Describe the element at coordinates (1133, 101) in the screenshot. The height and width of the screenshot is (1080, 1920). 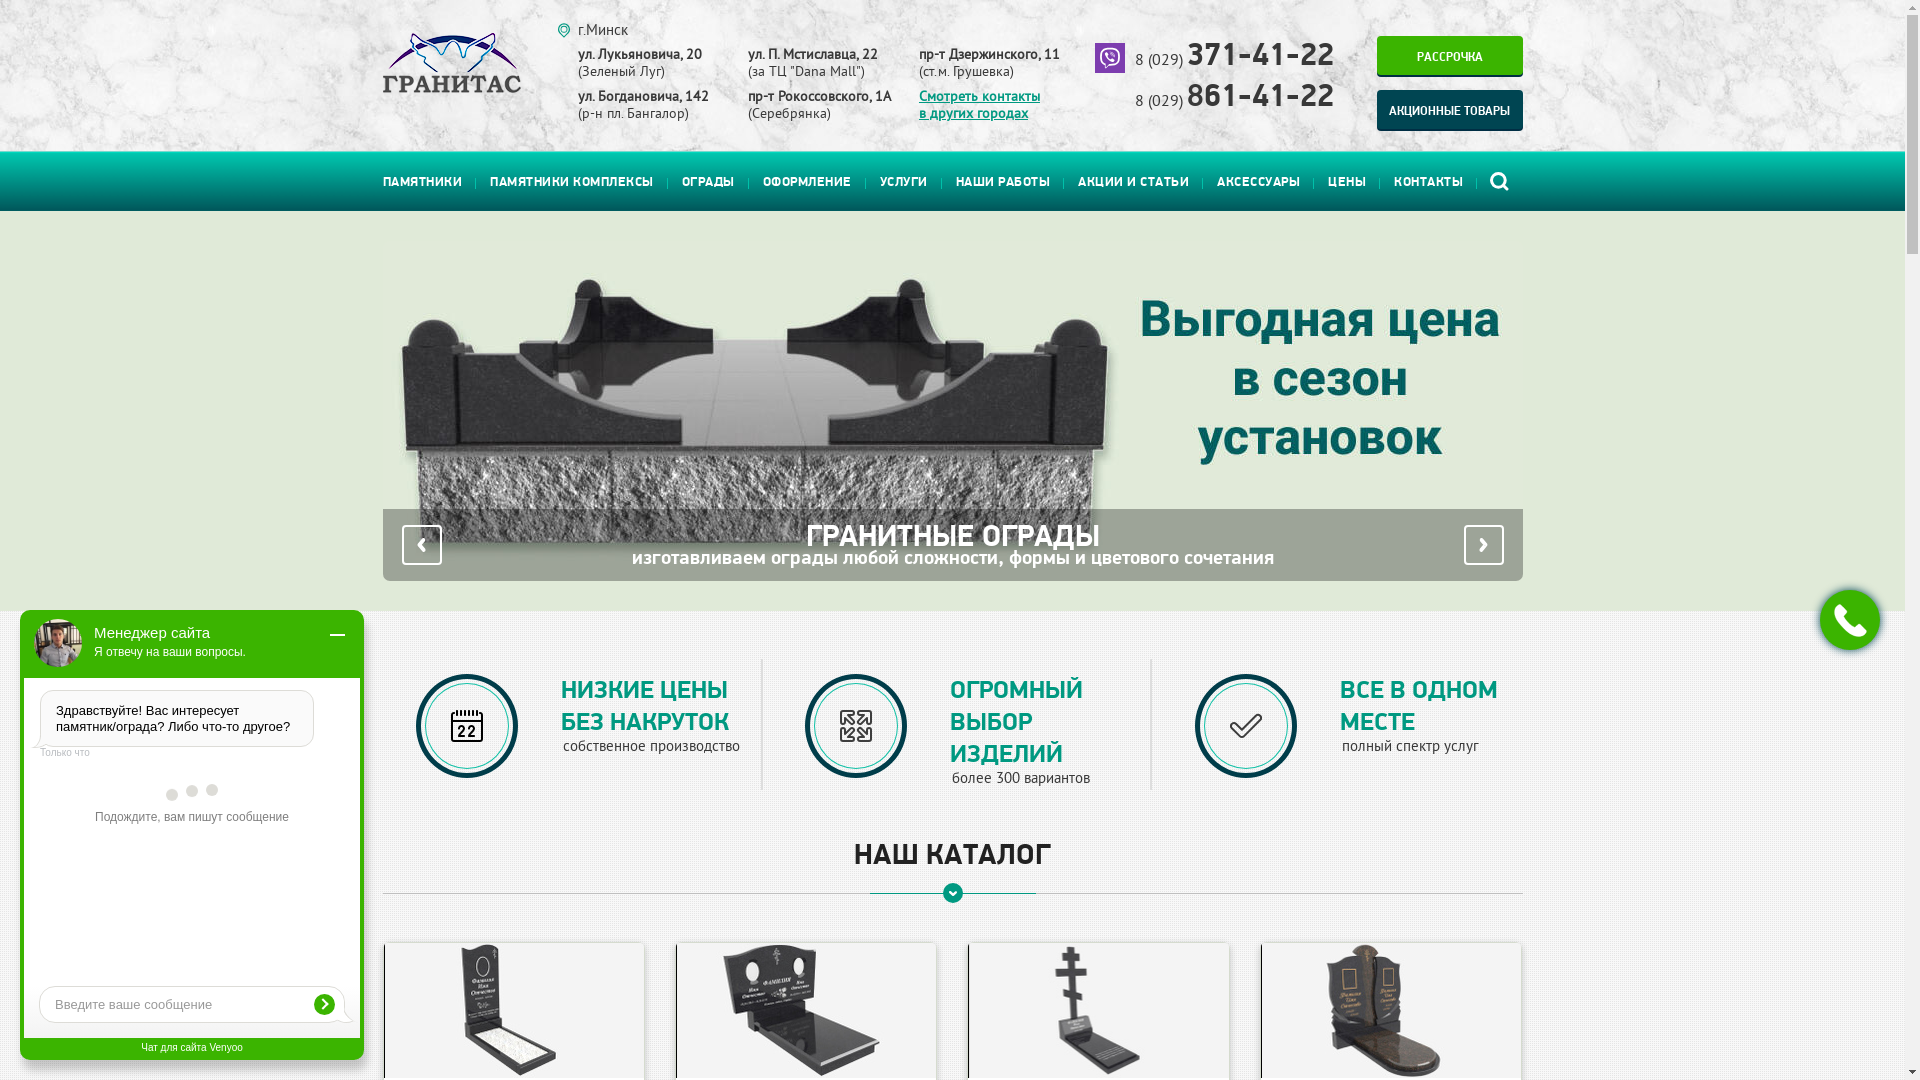
I see `'8 (029) 861-41-22'` at that location.